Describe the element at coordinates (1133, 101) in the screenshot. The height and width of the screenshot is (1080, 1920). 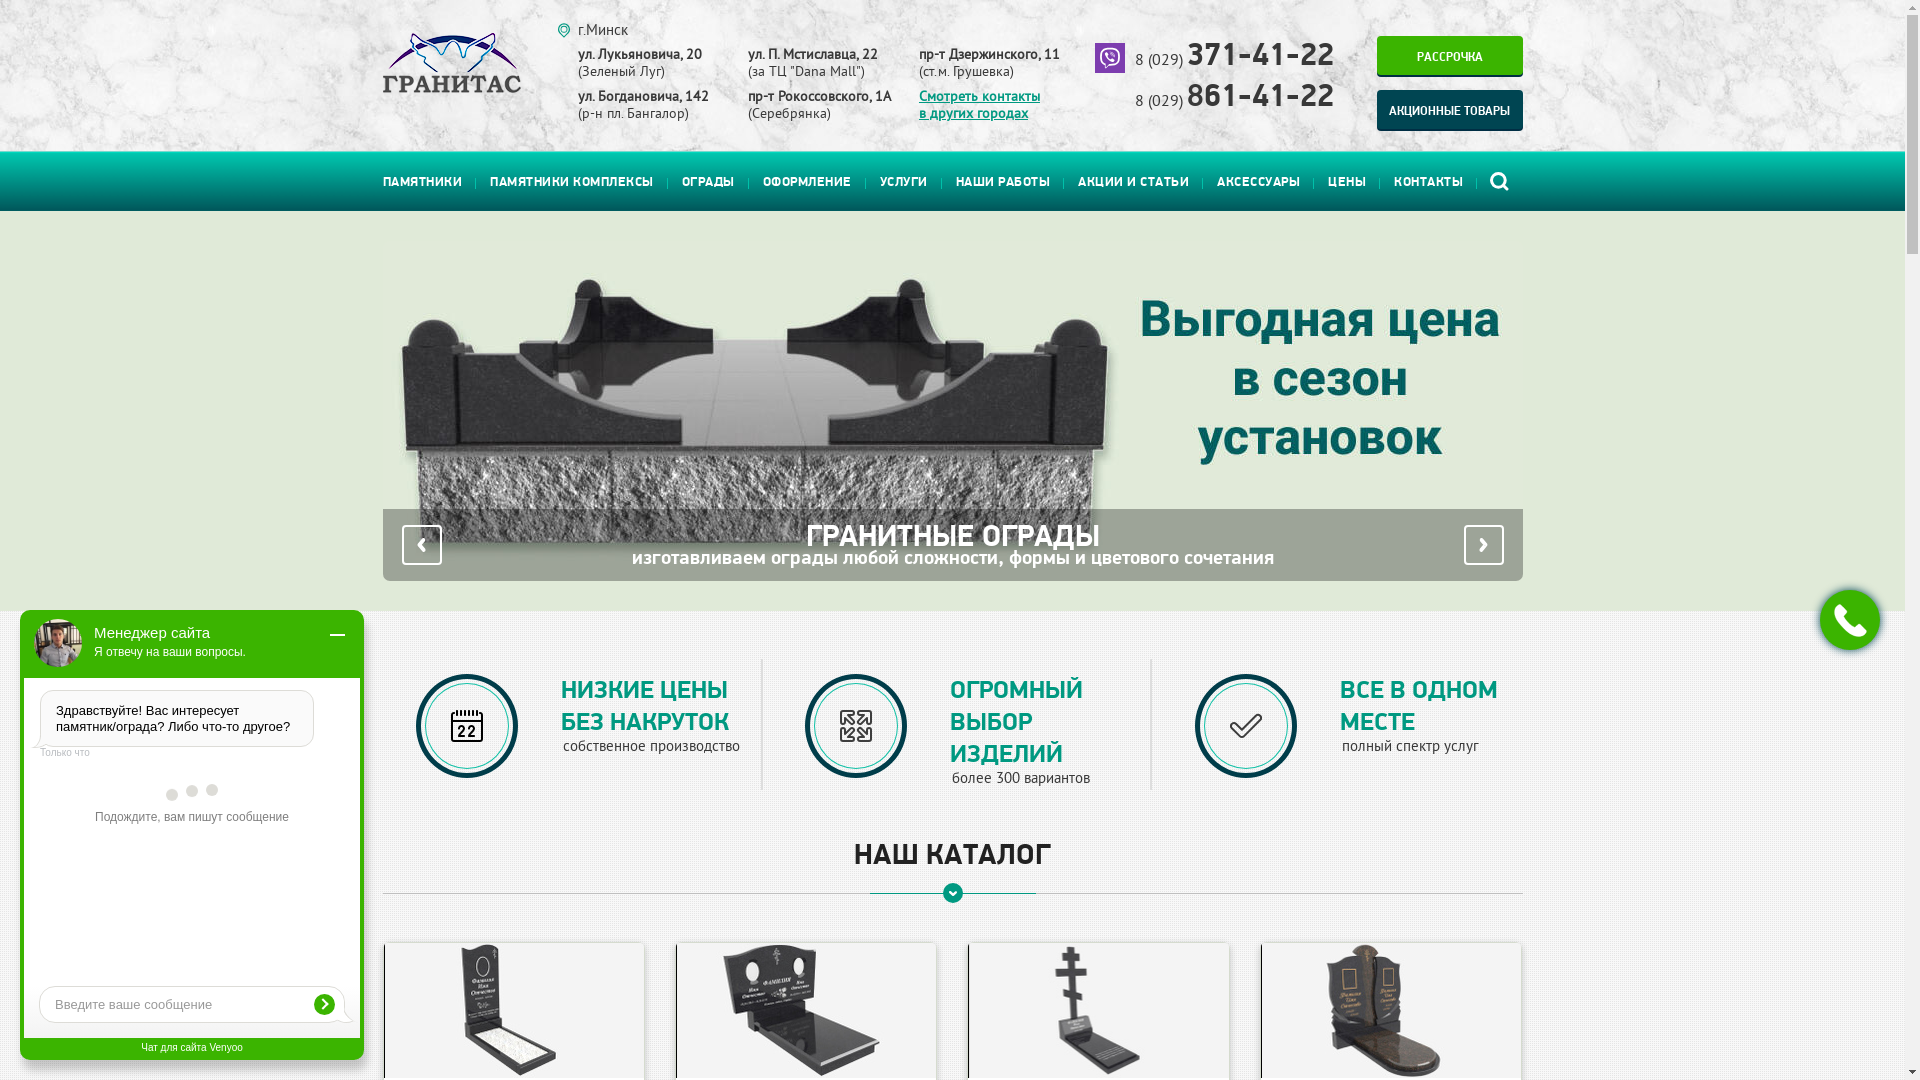
I see `'8 (029) 861-41-22'` at that location.